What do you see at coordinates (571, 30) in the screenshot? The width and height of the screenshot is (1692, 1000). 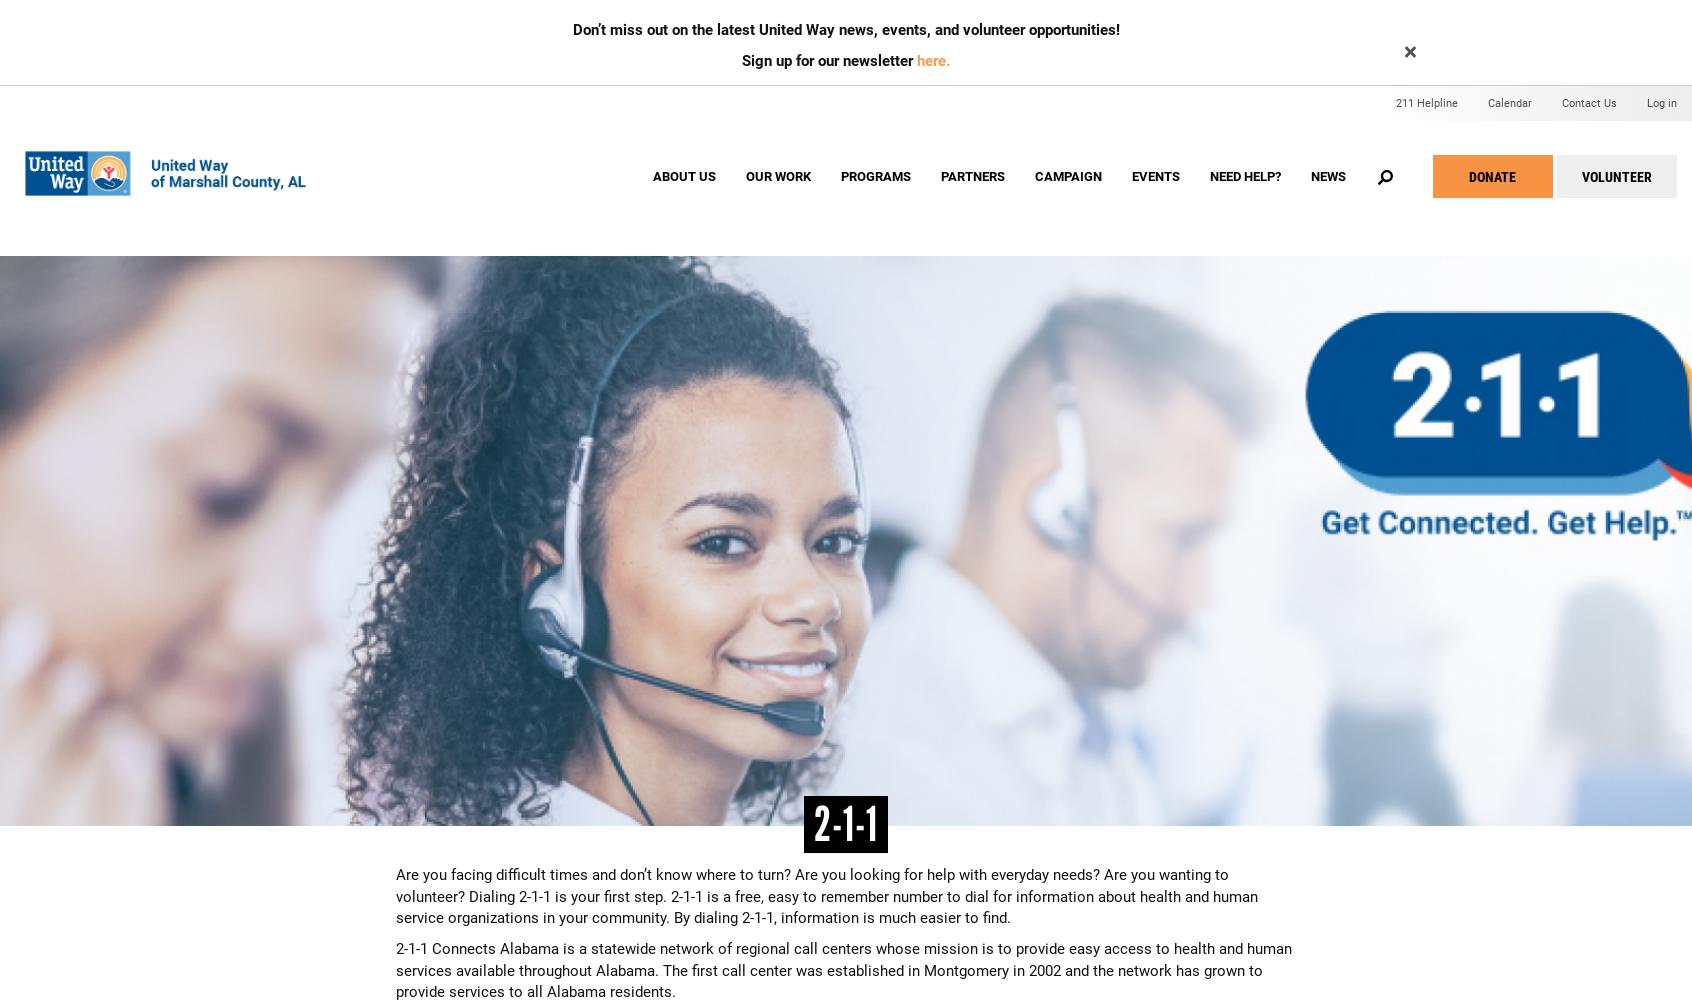 I see `'Don’t miss out on the latest United Way news, events, and volunteer opportunities!'` at bounding box center [571, 30].